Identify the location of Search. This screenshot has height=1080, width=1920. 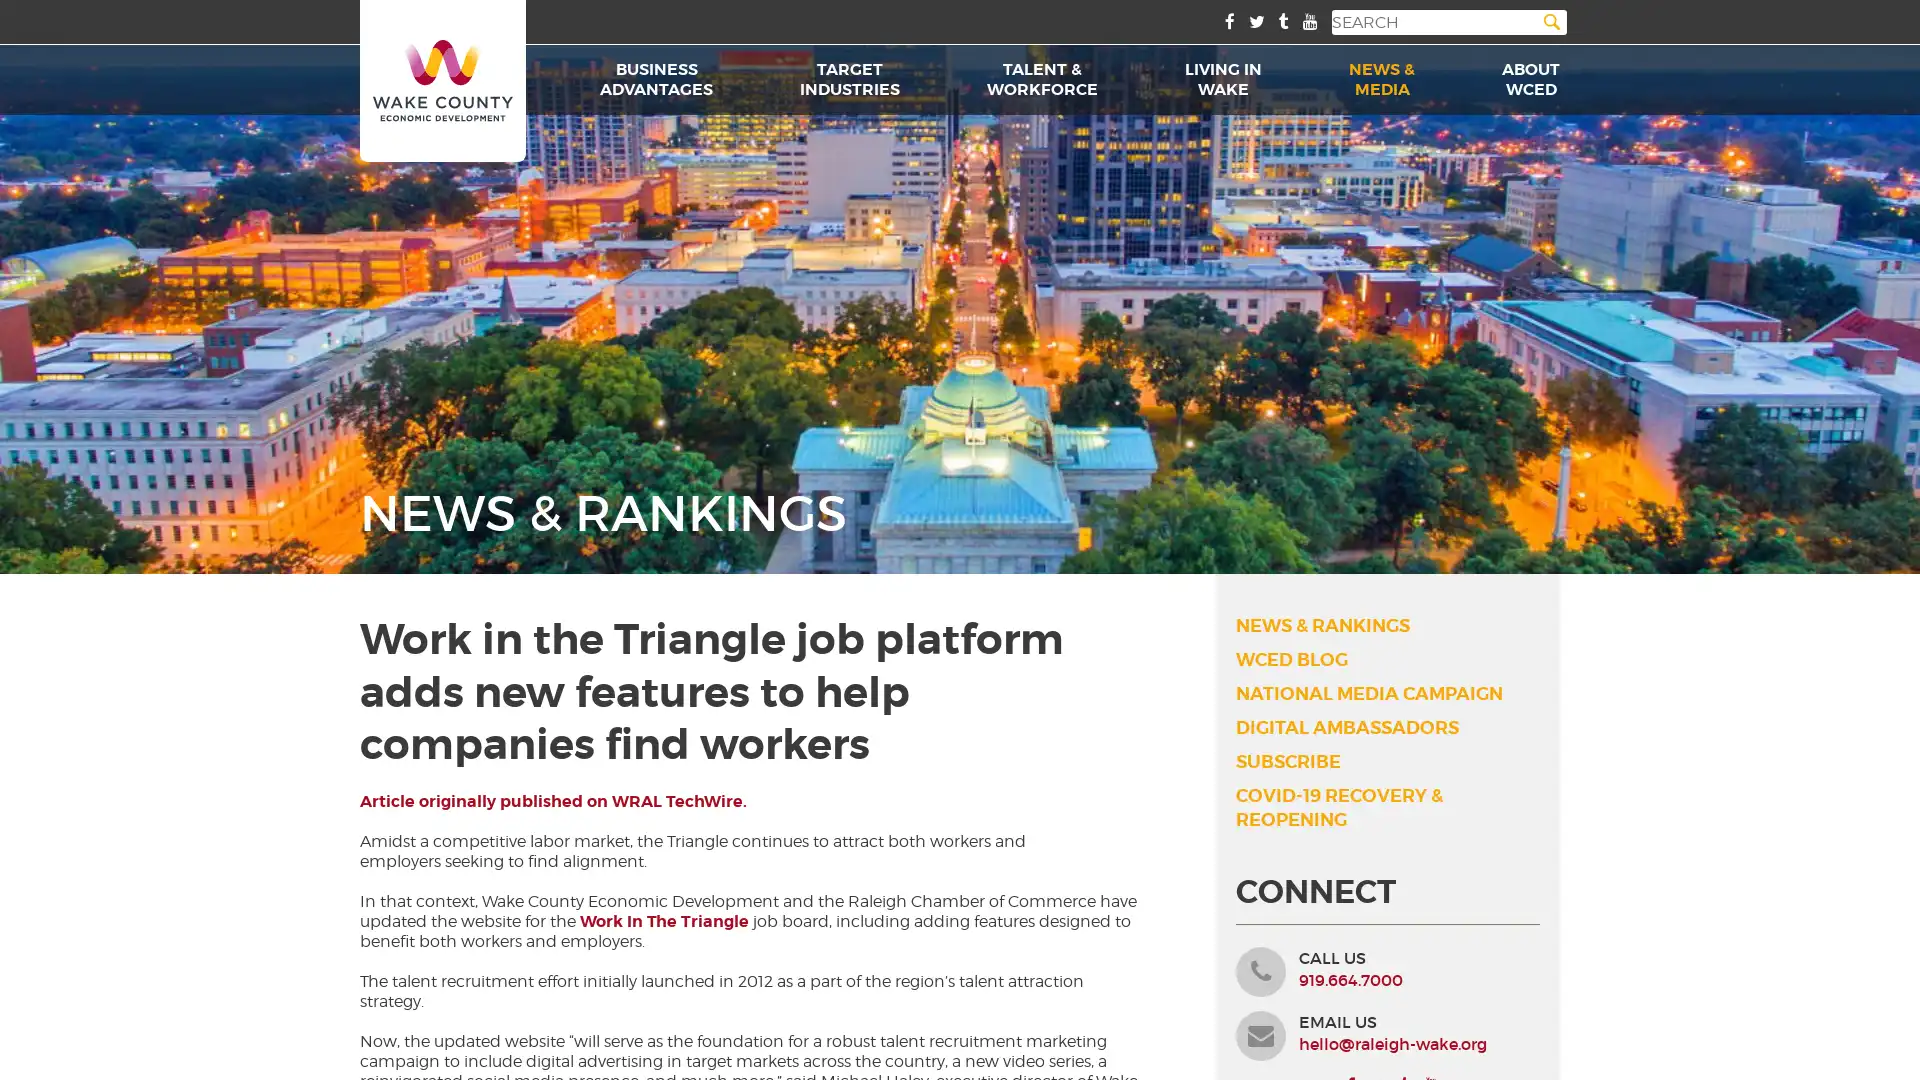
(1550, 22).